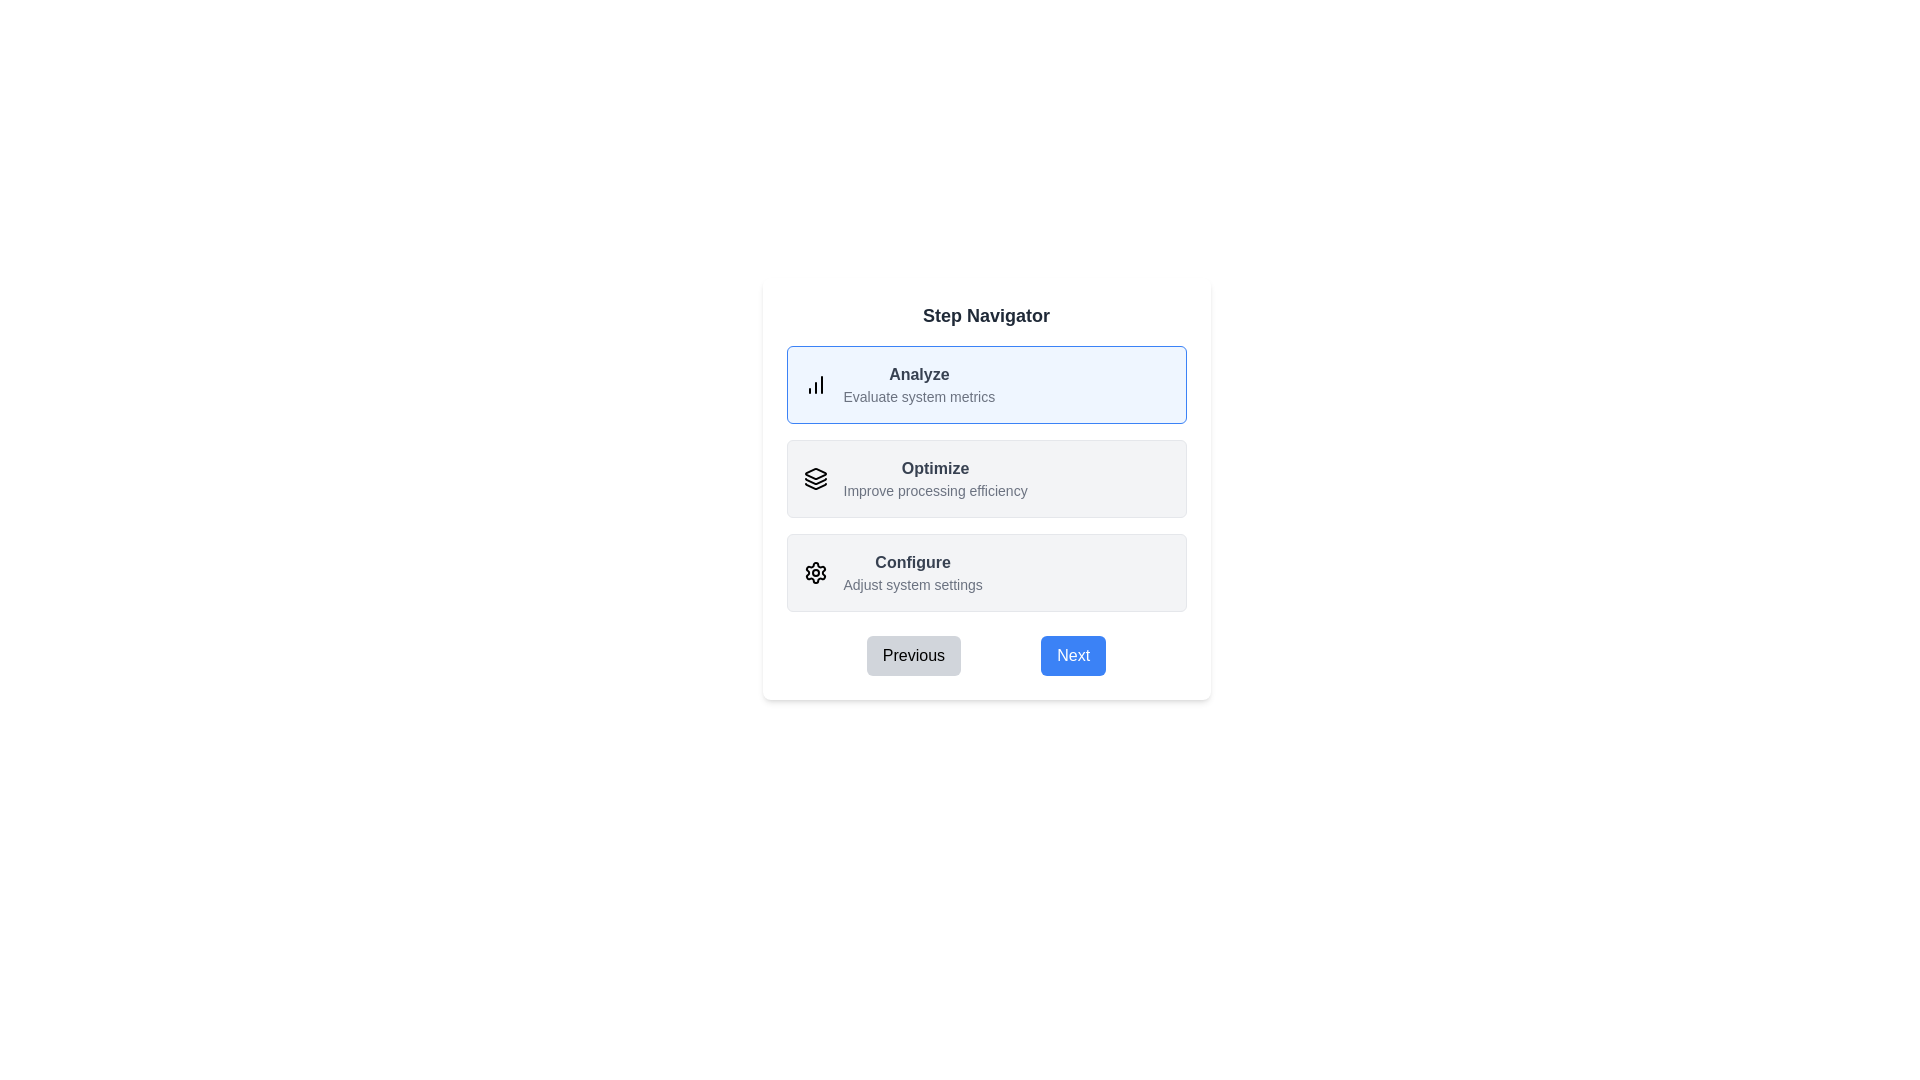 This screenshot has width=1920, height=1080. Describe the element at coordinates (912, 573) in the screenshot. I see `the descriptive Text label that indicates the user can configure and adjust system settings, located below the 'Analyze' and 'Optimize' elements` at that location.